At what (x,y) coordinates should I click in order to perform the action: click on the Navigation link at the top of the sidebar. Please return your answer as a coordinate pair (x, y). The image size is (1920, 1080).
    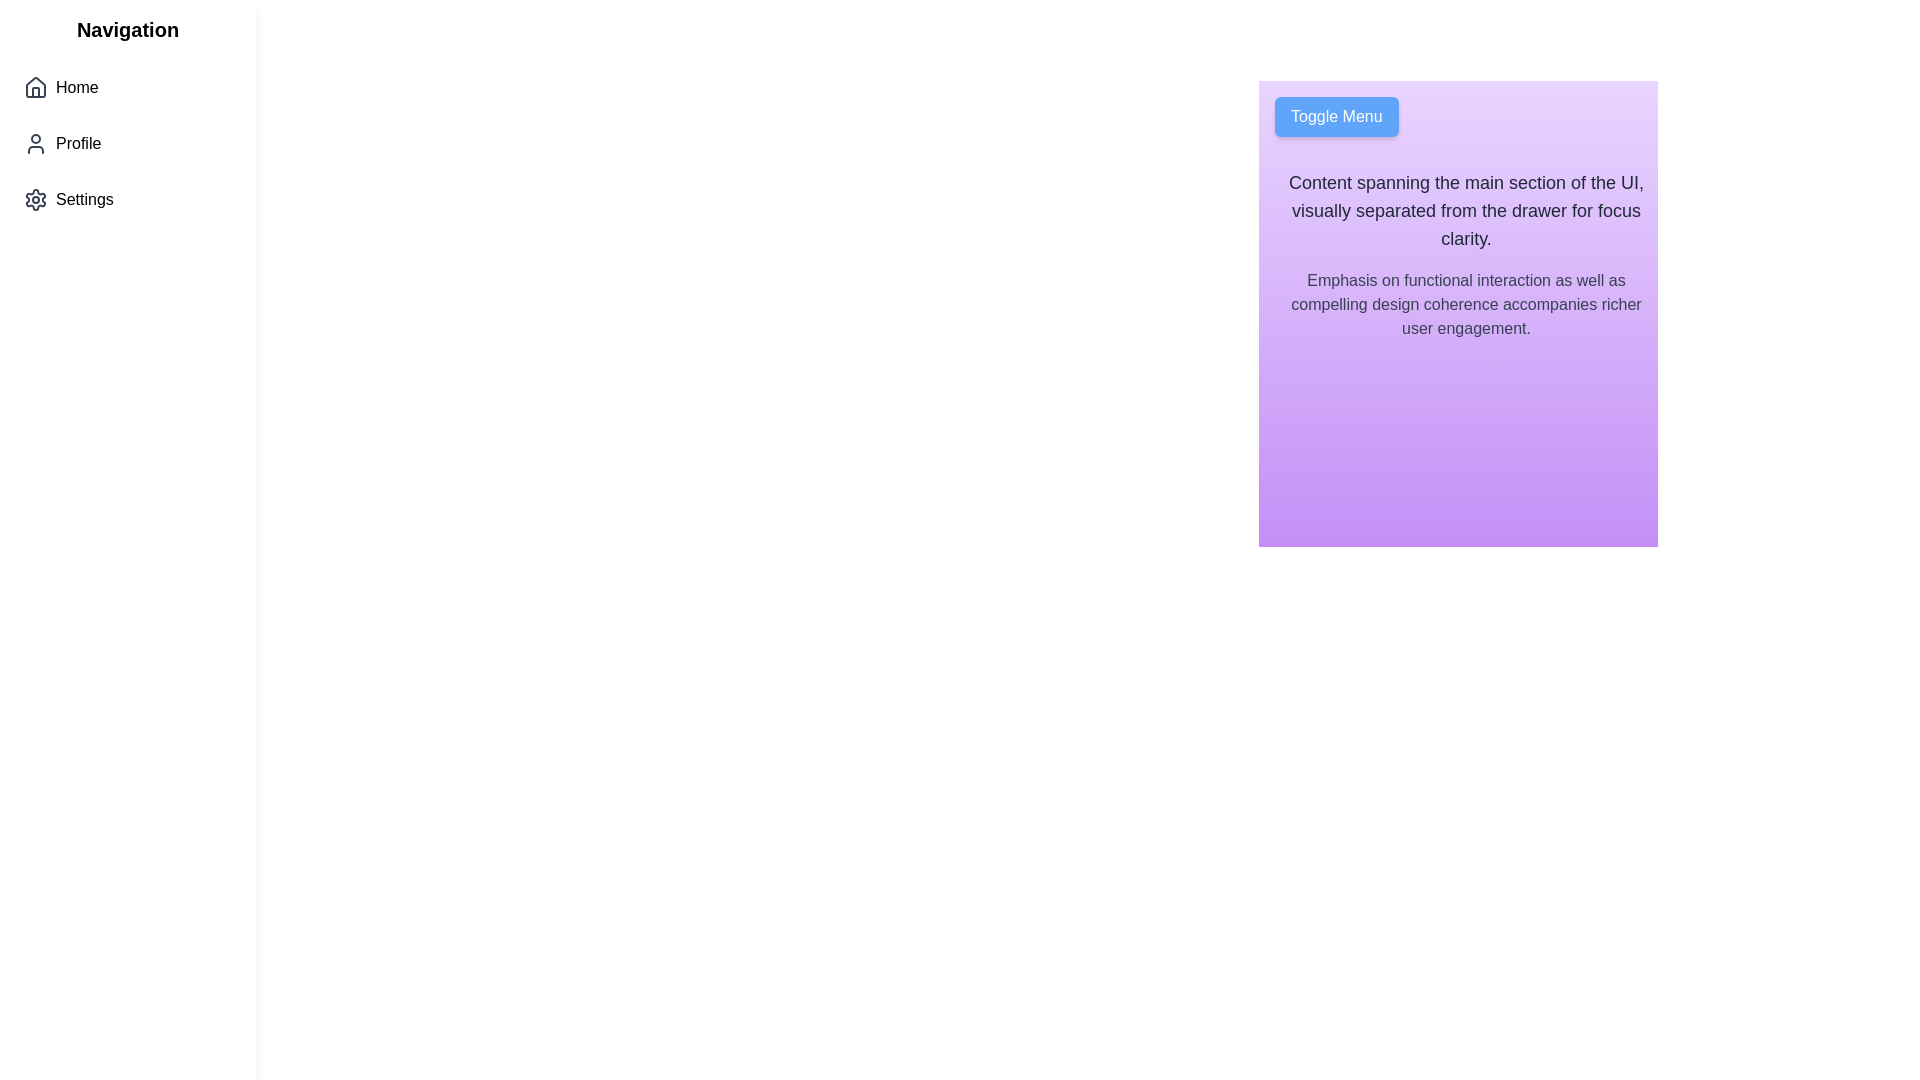
    Looking at the image, I should click on (127, 87).